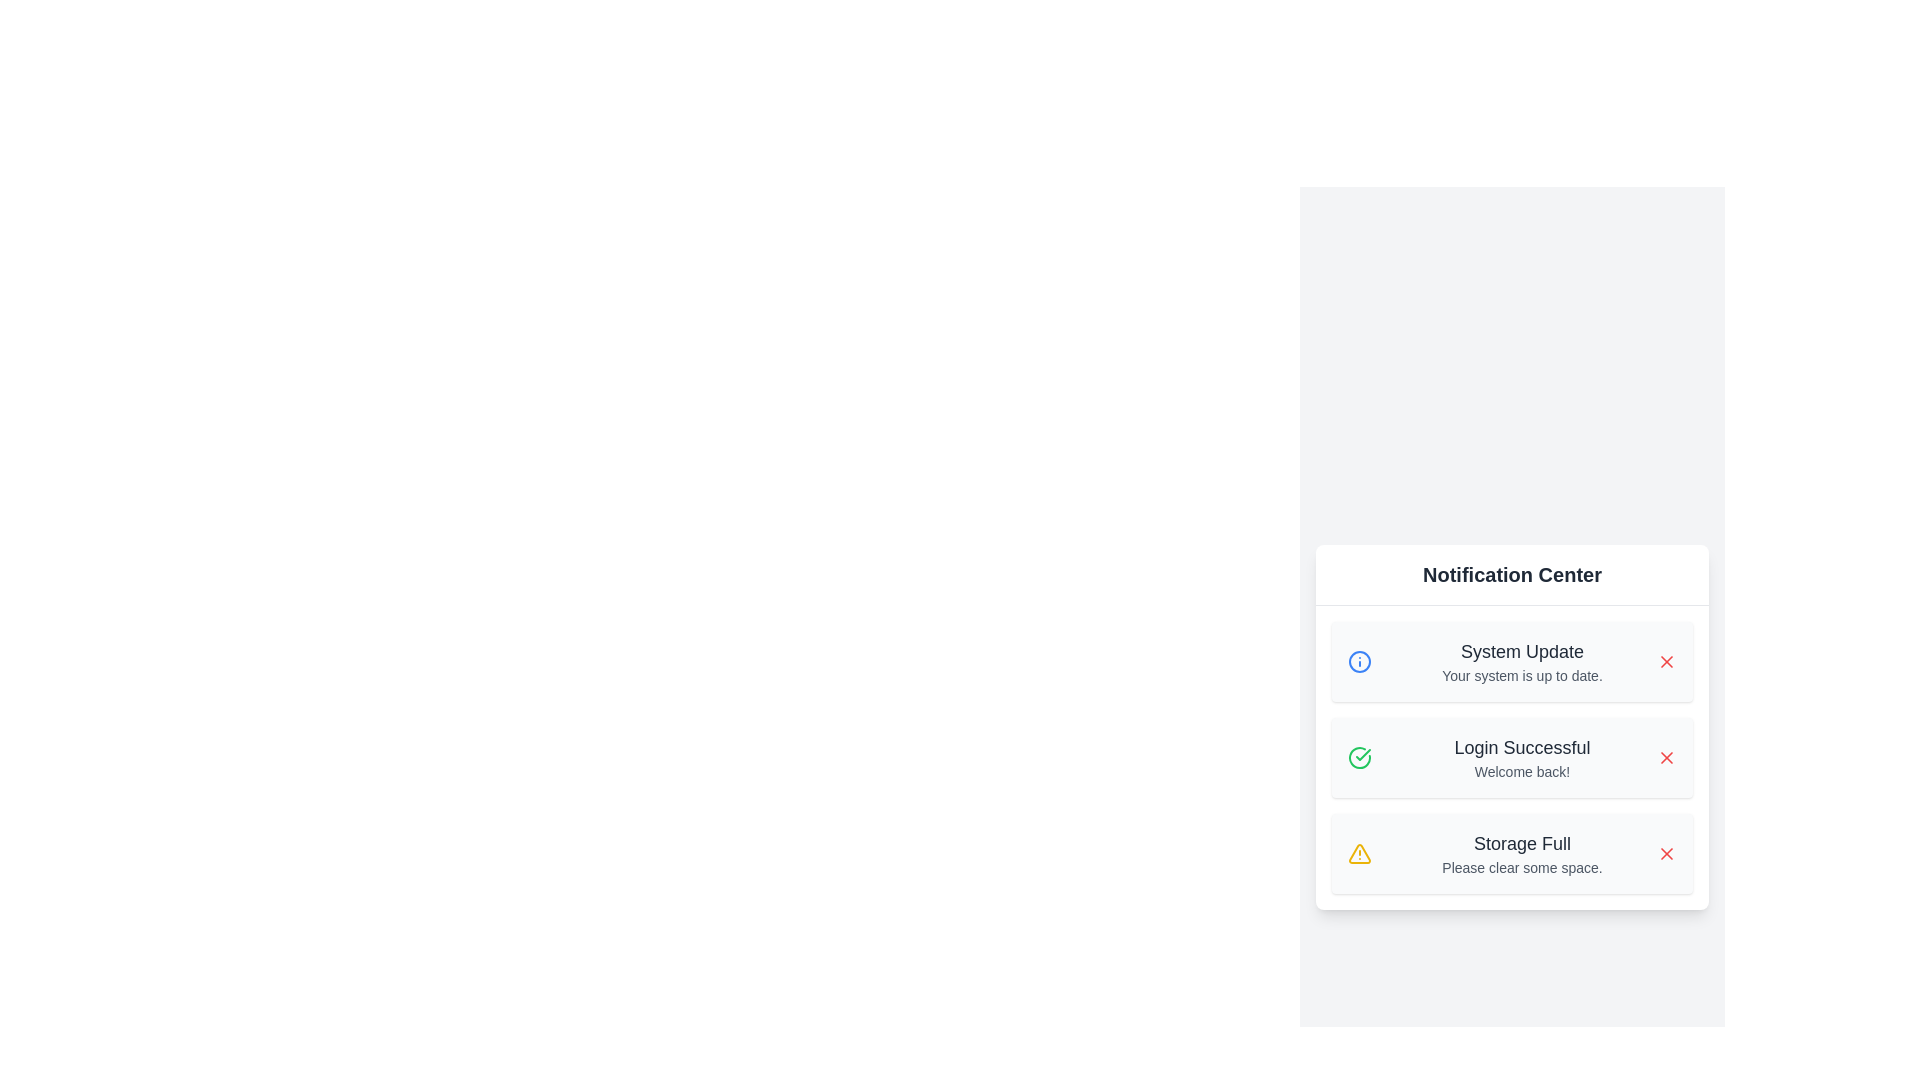 This screenshot has height=1080, width=1920. I want to click on 'Login Successful' notification message, which is the second notification in the Notification Center, displaying a large gray font and a smaller lighter gray font, so click(1521, 757).